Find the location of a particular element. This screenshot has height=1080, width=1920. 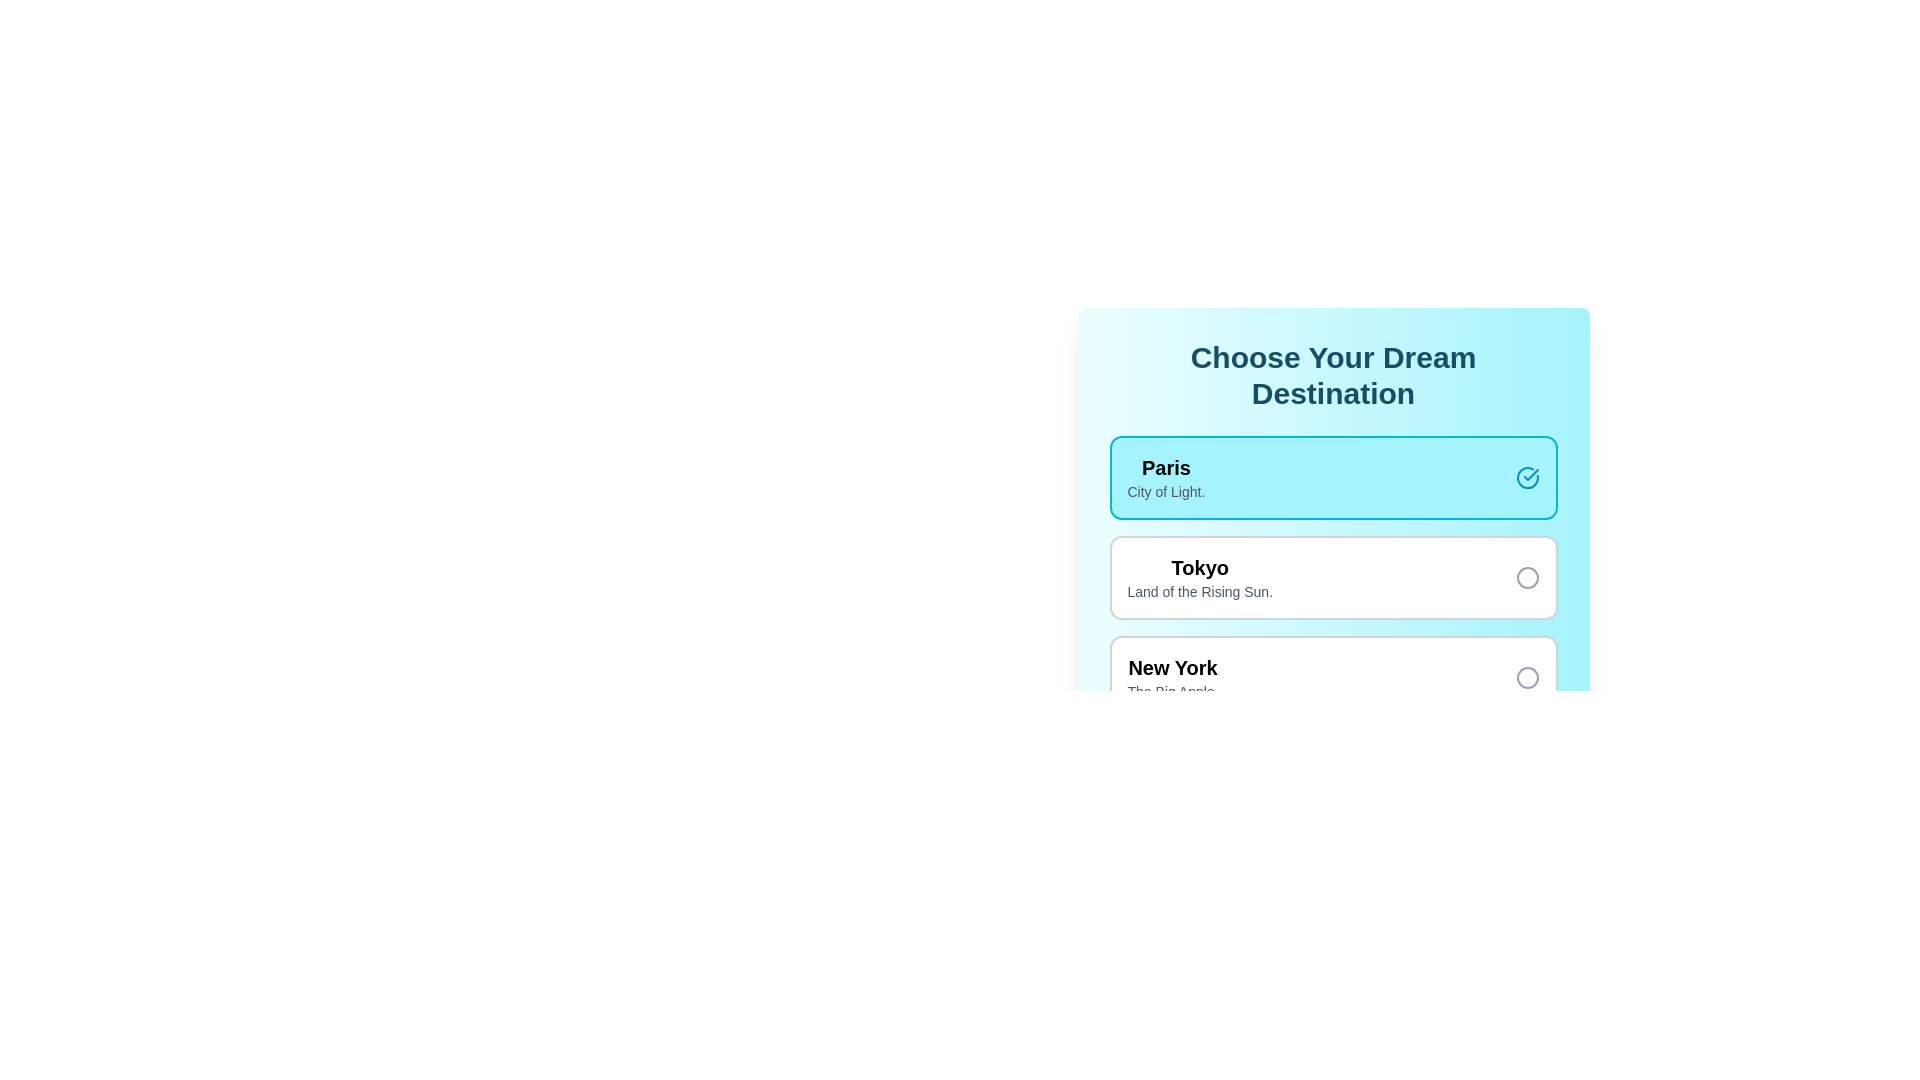

the grouped list element containing selectable options for destinations, styled with a light cyan background and positioned below the 'Paris' option is located at coordinates (1333, 627).